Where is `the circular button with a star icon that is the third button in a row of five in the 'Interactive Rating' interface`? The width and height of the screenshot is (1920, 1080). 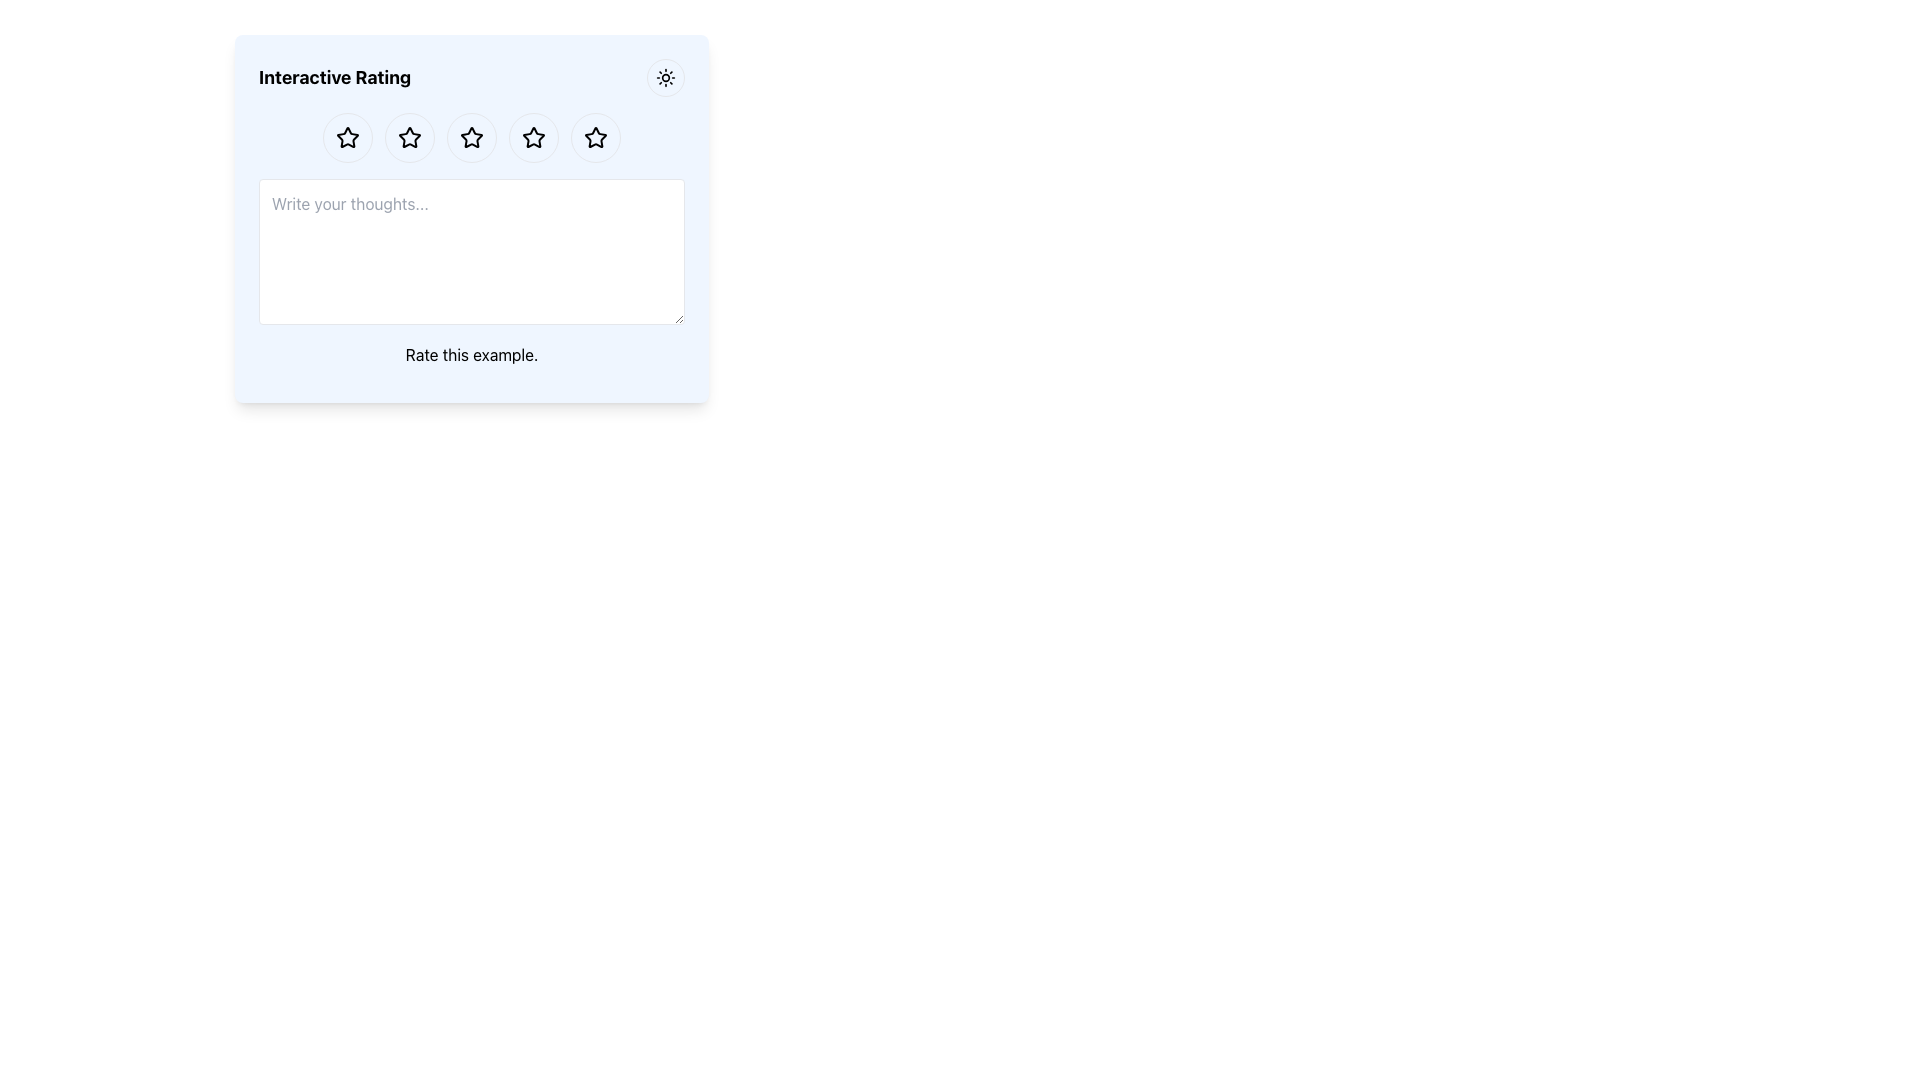
the circular button with a star icon that is the third button in a row of five in the 'Interactive Rating' interface is located at coordinates (470, 137).